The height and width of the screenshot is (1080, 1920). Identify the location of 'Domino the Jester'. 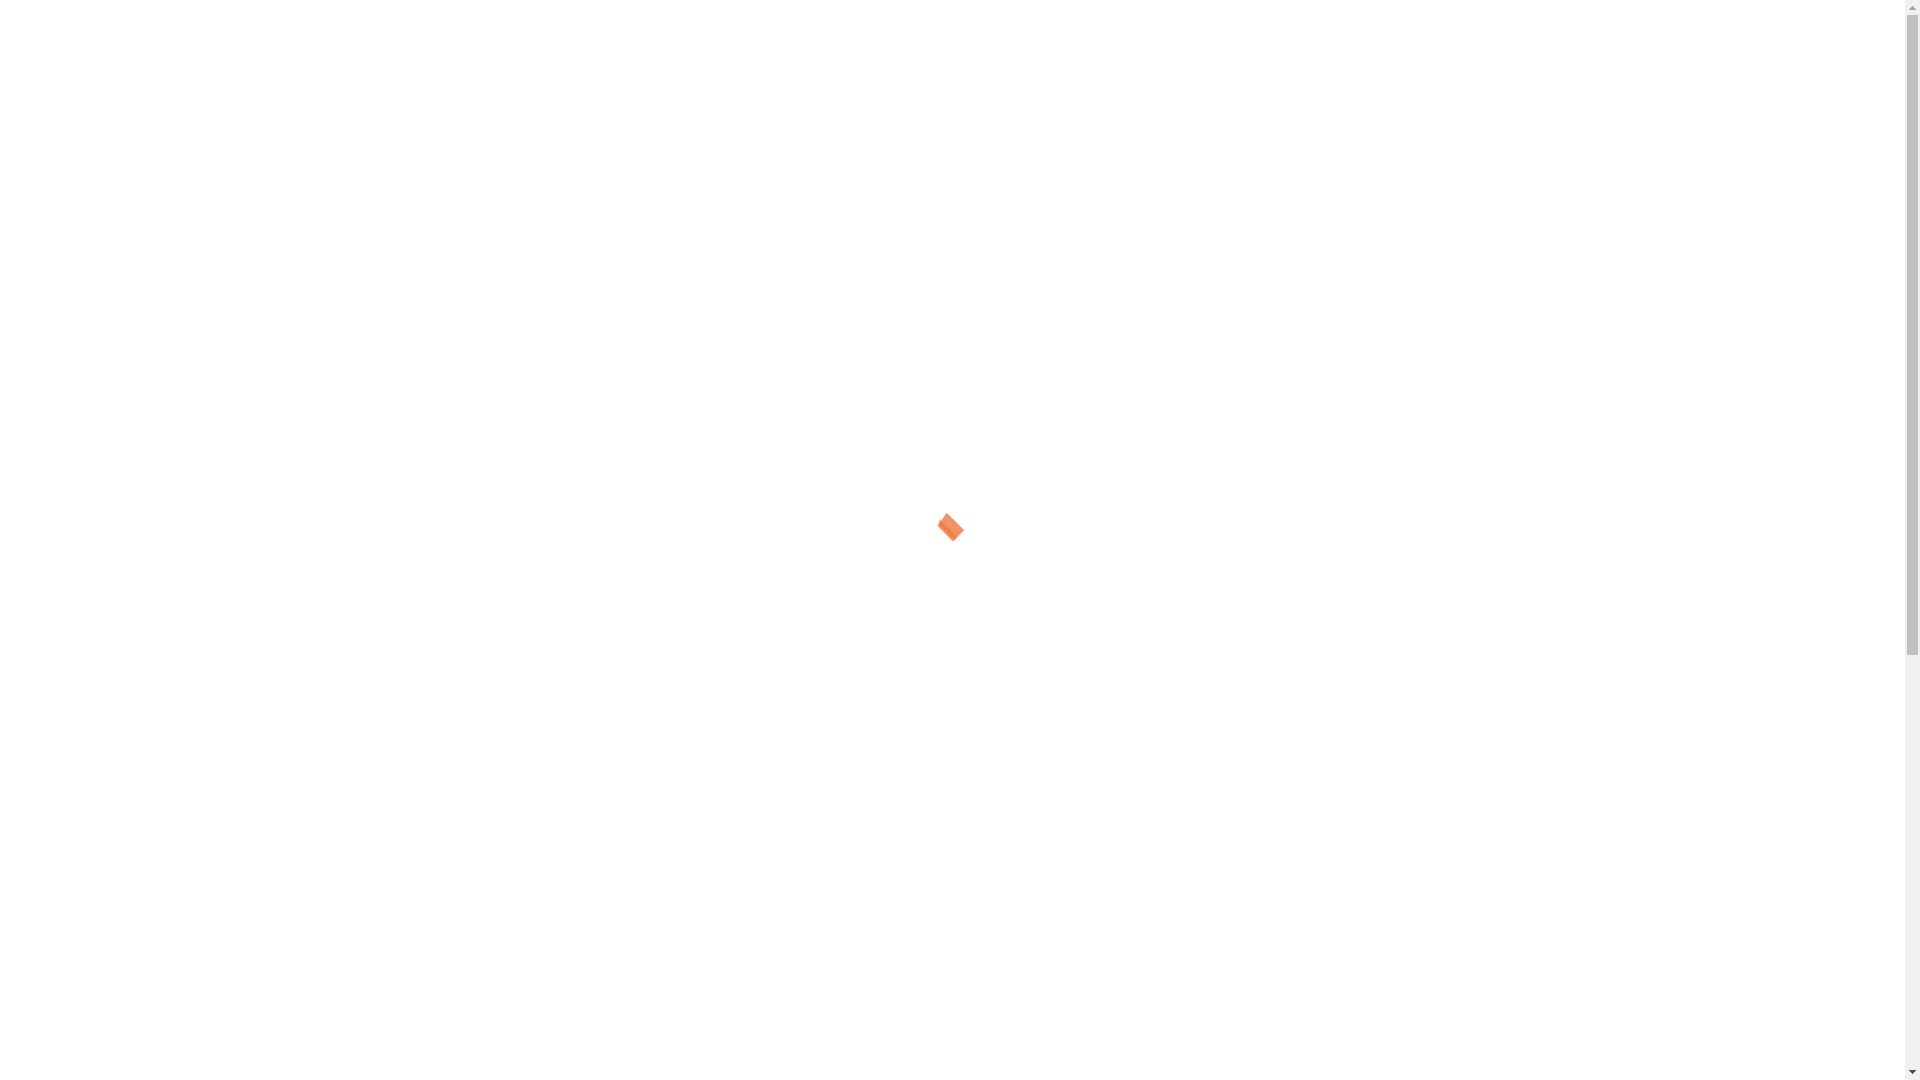
(643, 184).